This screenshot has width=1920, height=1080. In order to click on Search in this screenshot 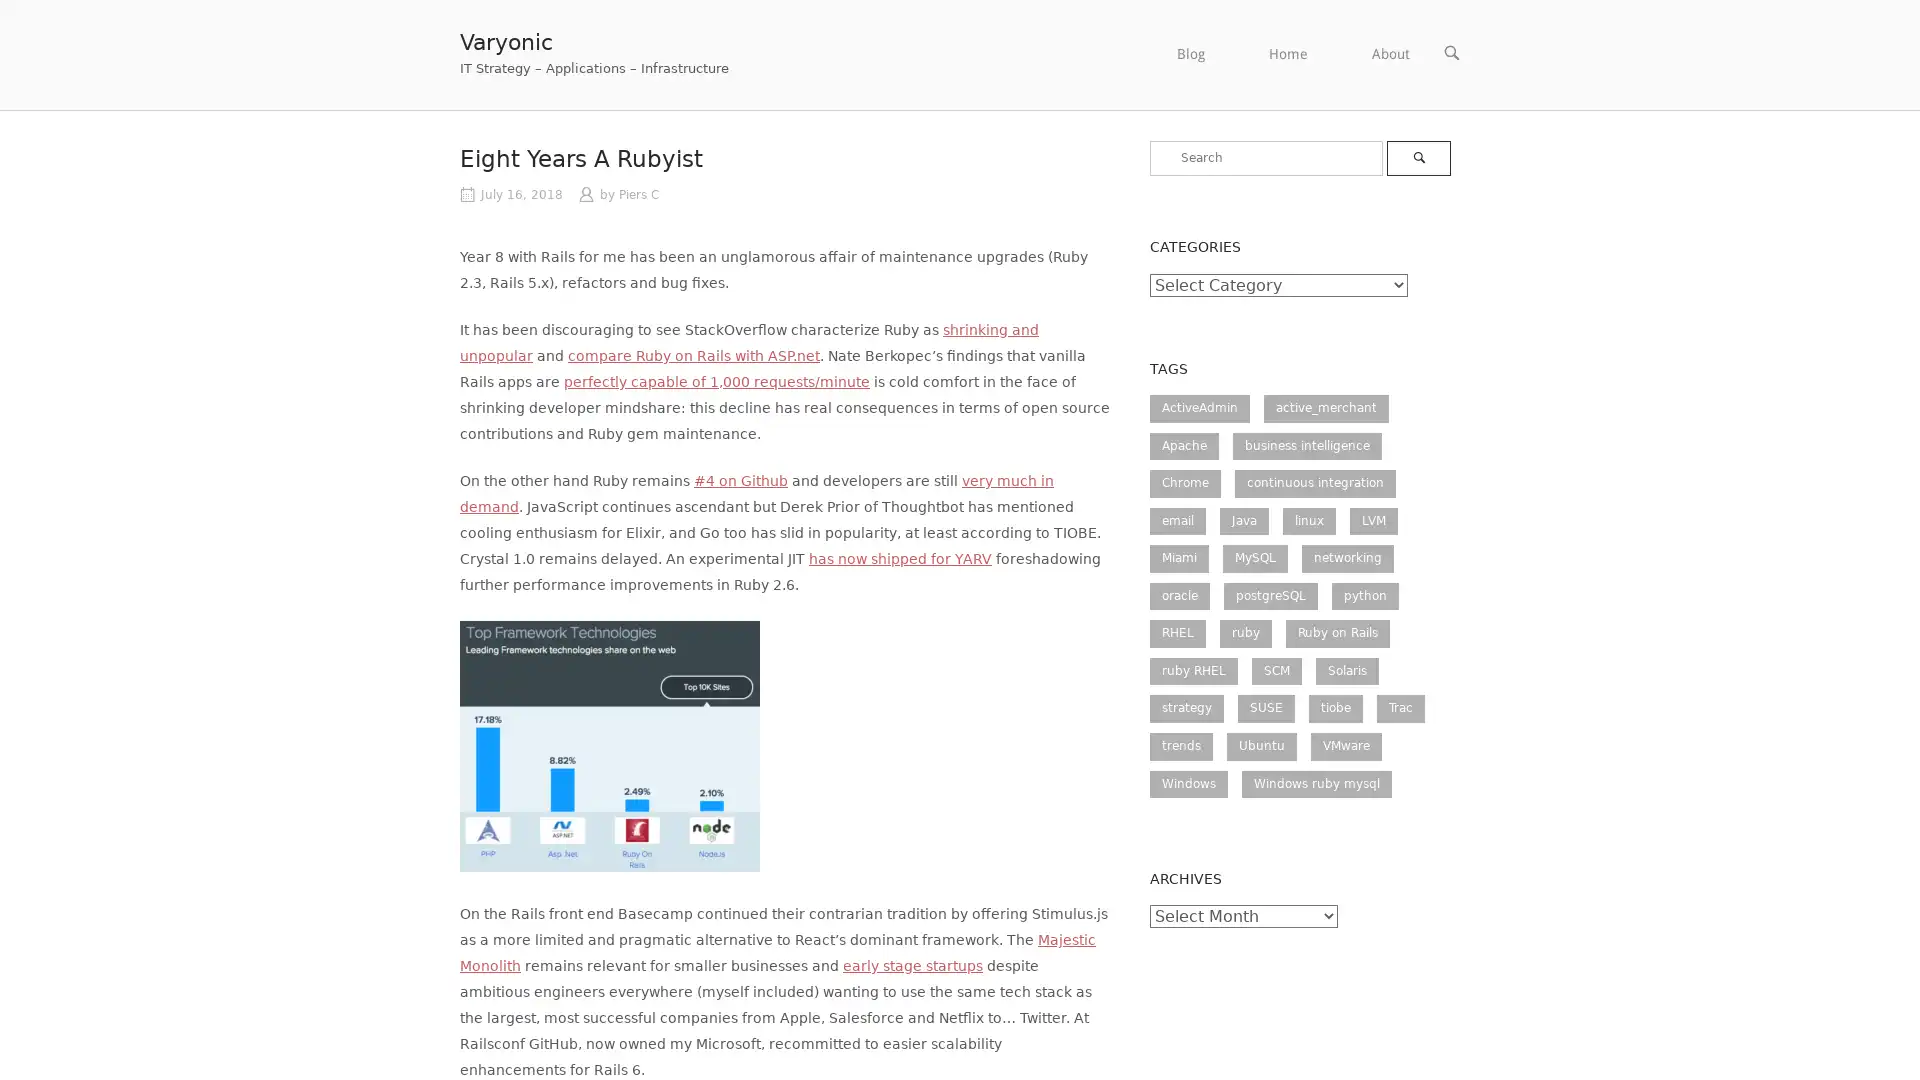, I will do `click(1416, 157)`.